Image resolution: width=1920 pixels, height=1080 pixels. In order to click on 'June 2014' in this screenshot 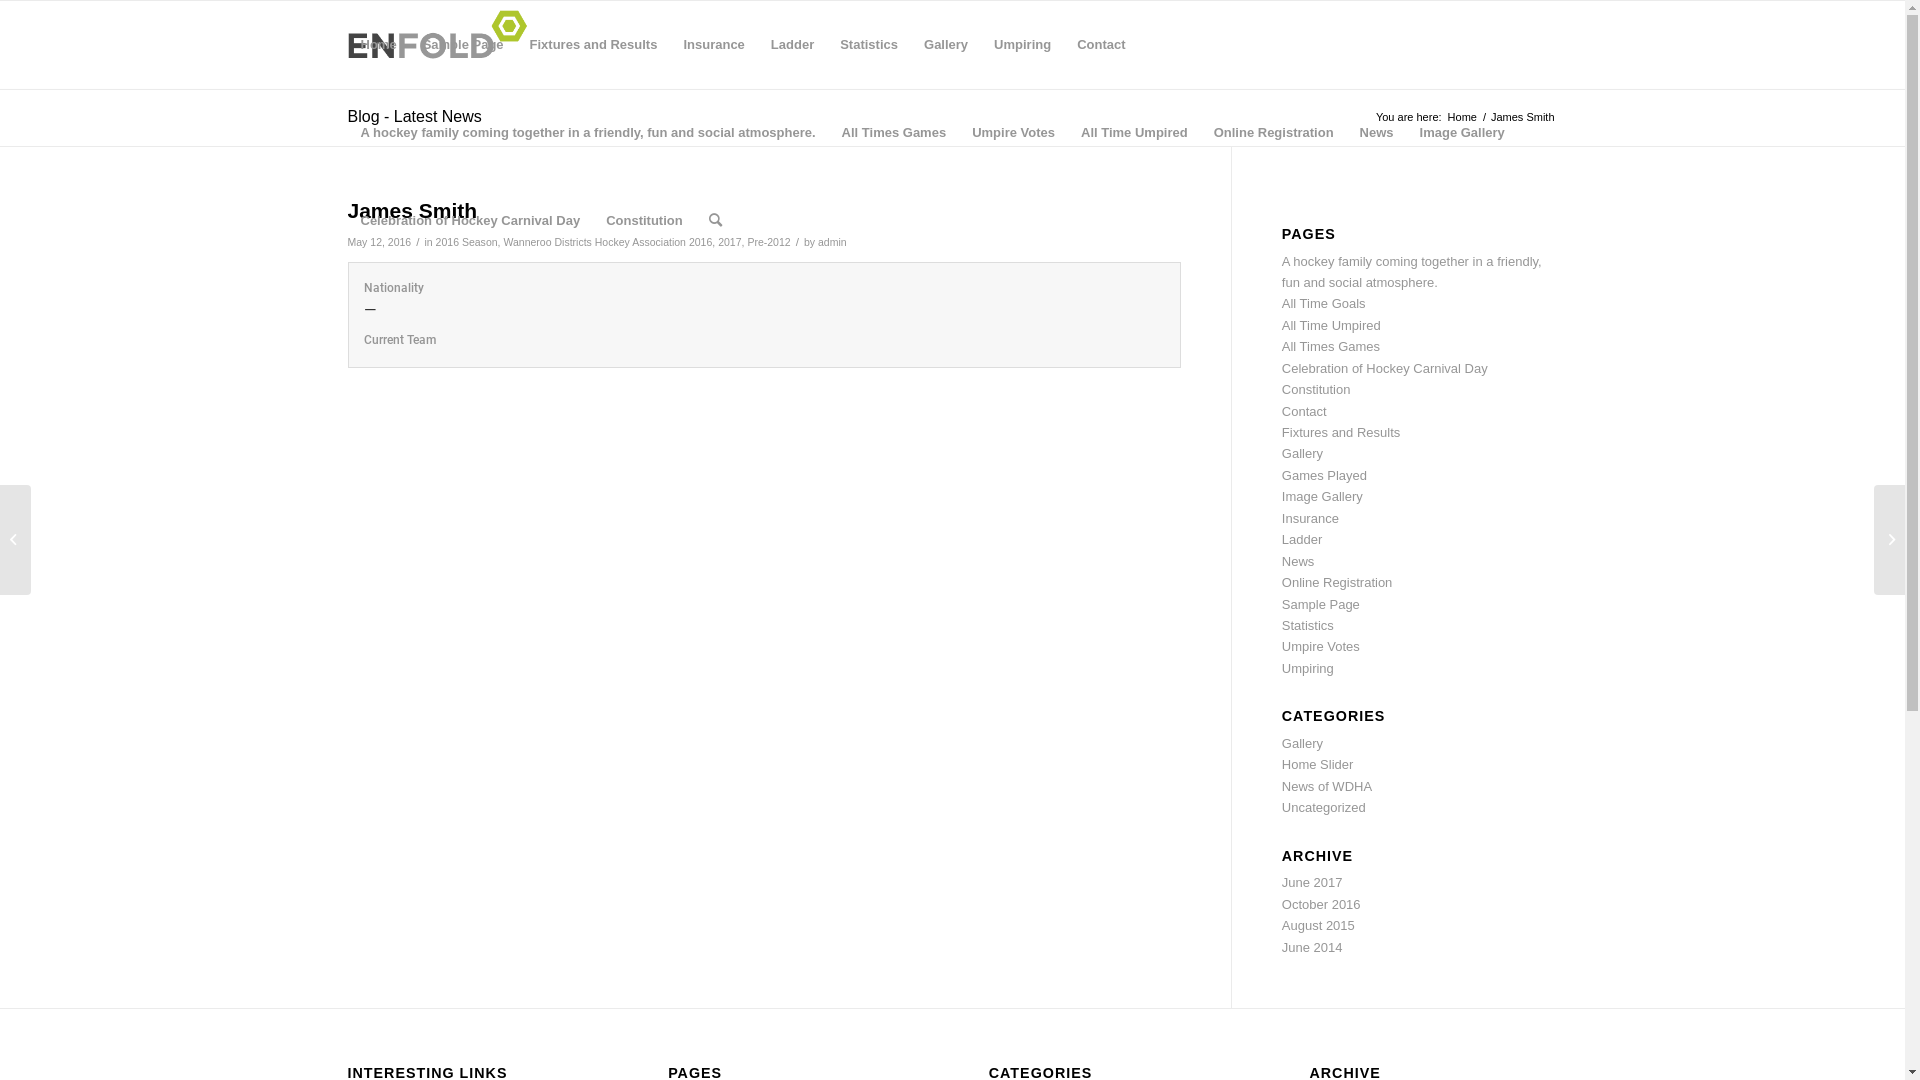, I will do `click(1312, 946)`.